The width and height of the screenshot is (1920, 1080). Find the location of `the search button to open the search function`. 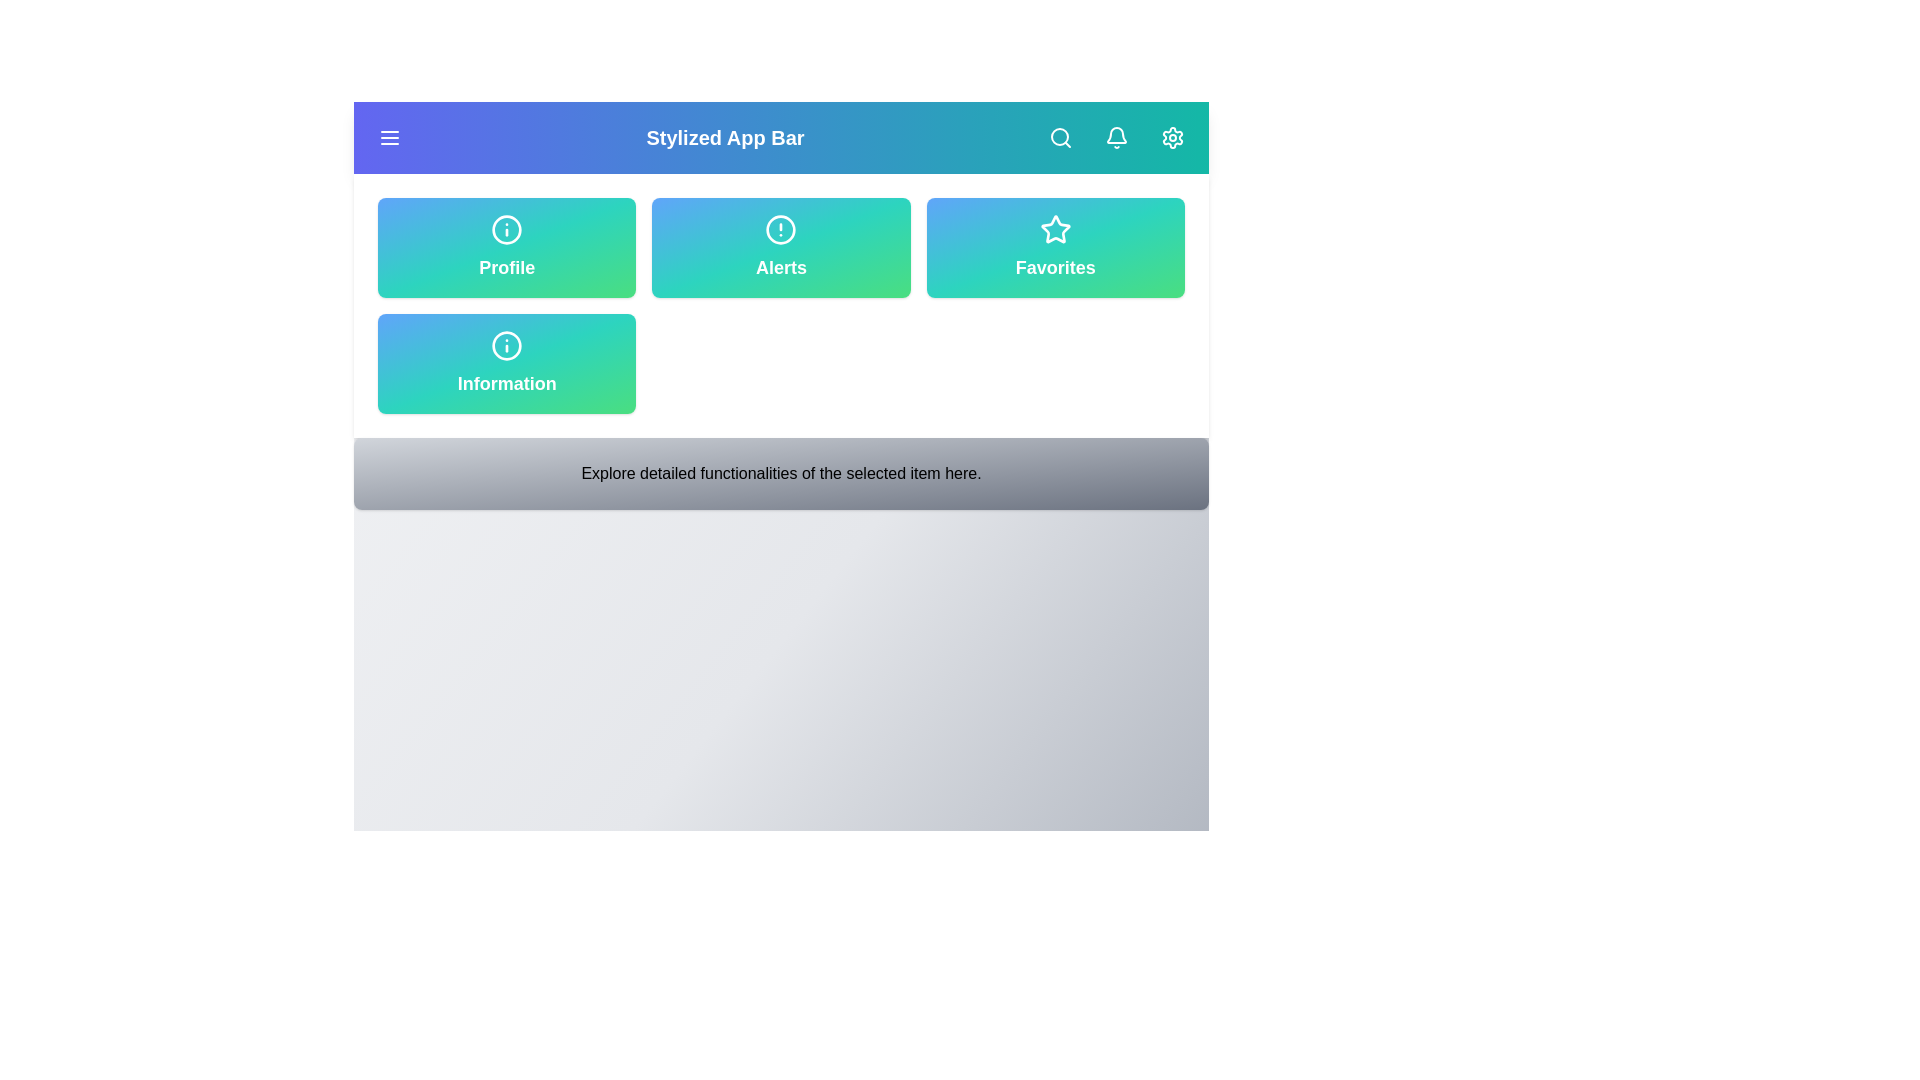

the search button to open the search function is located at coordinates (1059, 137).